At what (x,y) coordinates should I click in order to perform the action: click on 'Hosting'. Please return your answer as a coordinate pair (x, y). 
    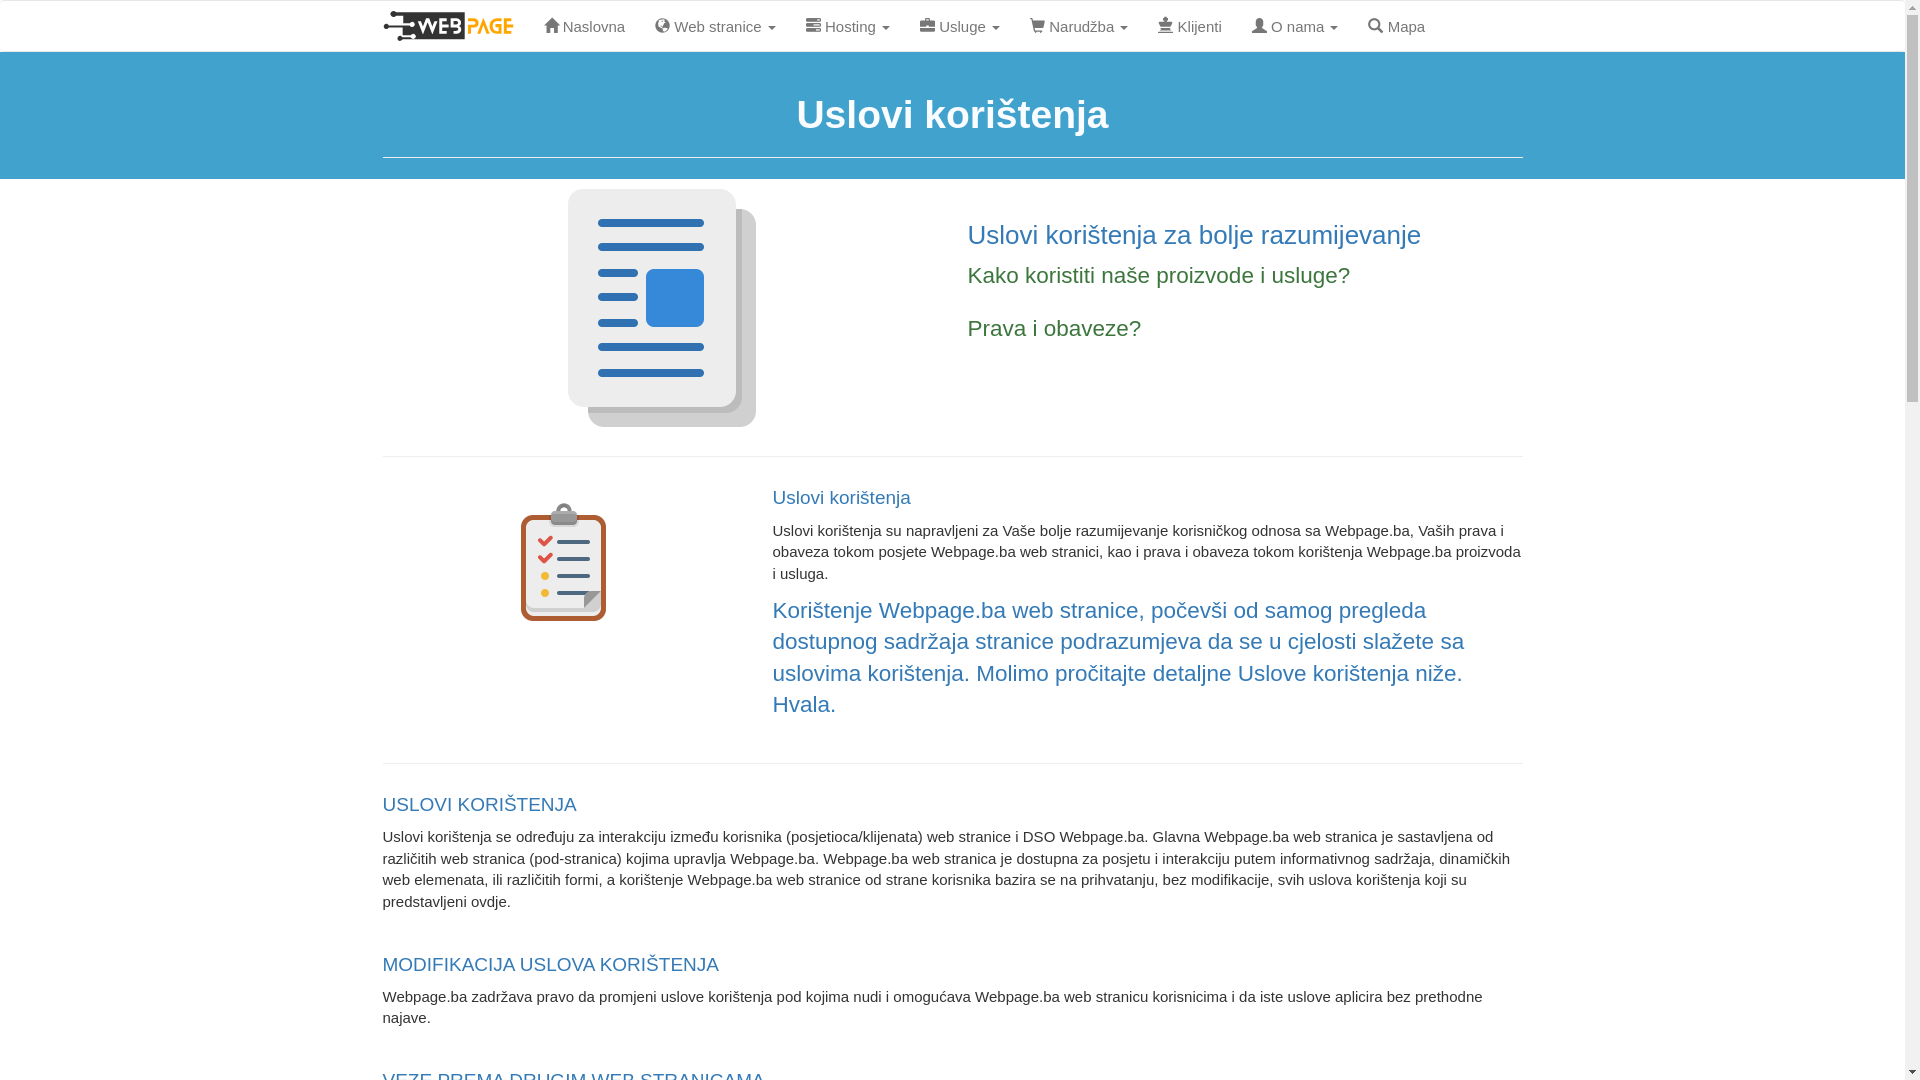
    Looking at the image, I should click on (848, 26).